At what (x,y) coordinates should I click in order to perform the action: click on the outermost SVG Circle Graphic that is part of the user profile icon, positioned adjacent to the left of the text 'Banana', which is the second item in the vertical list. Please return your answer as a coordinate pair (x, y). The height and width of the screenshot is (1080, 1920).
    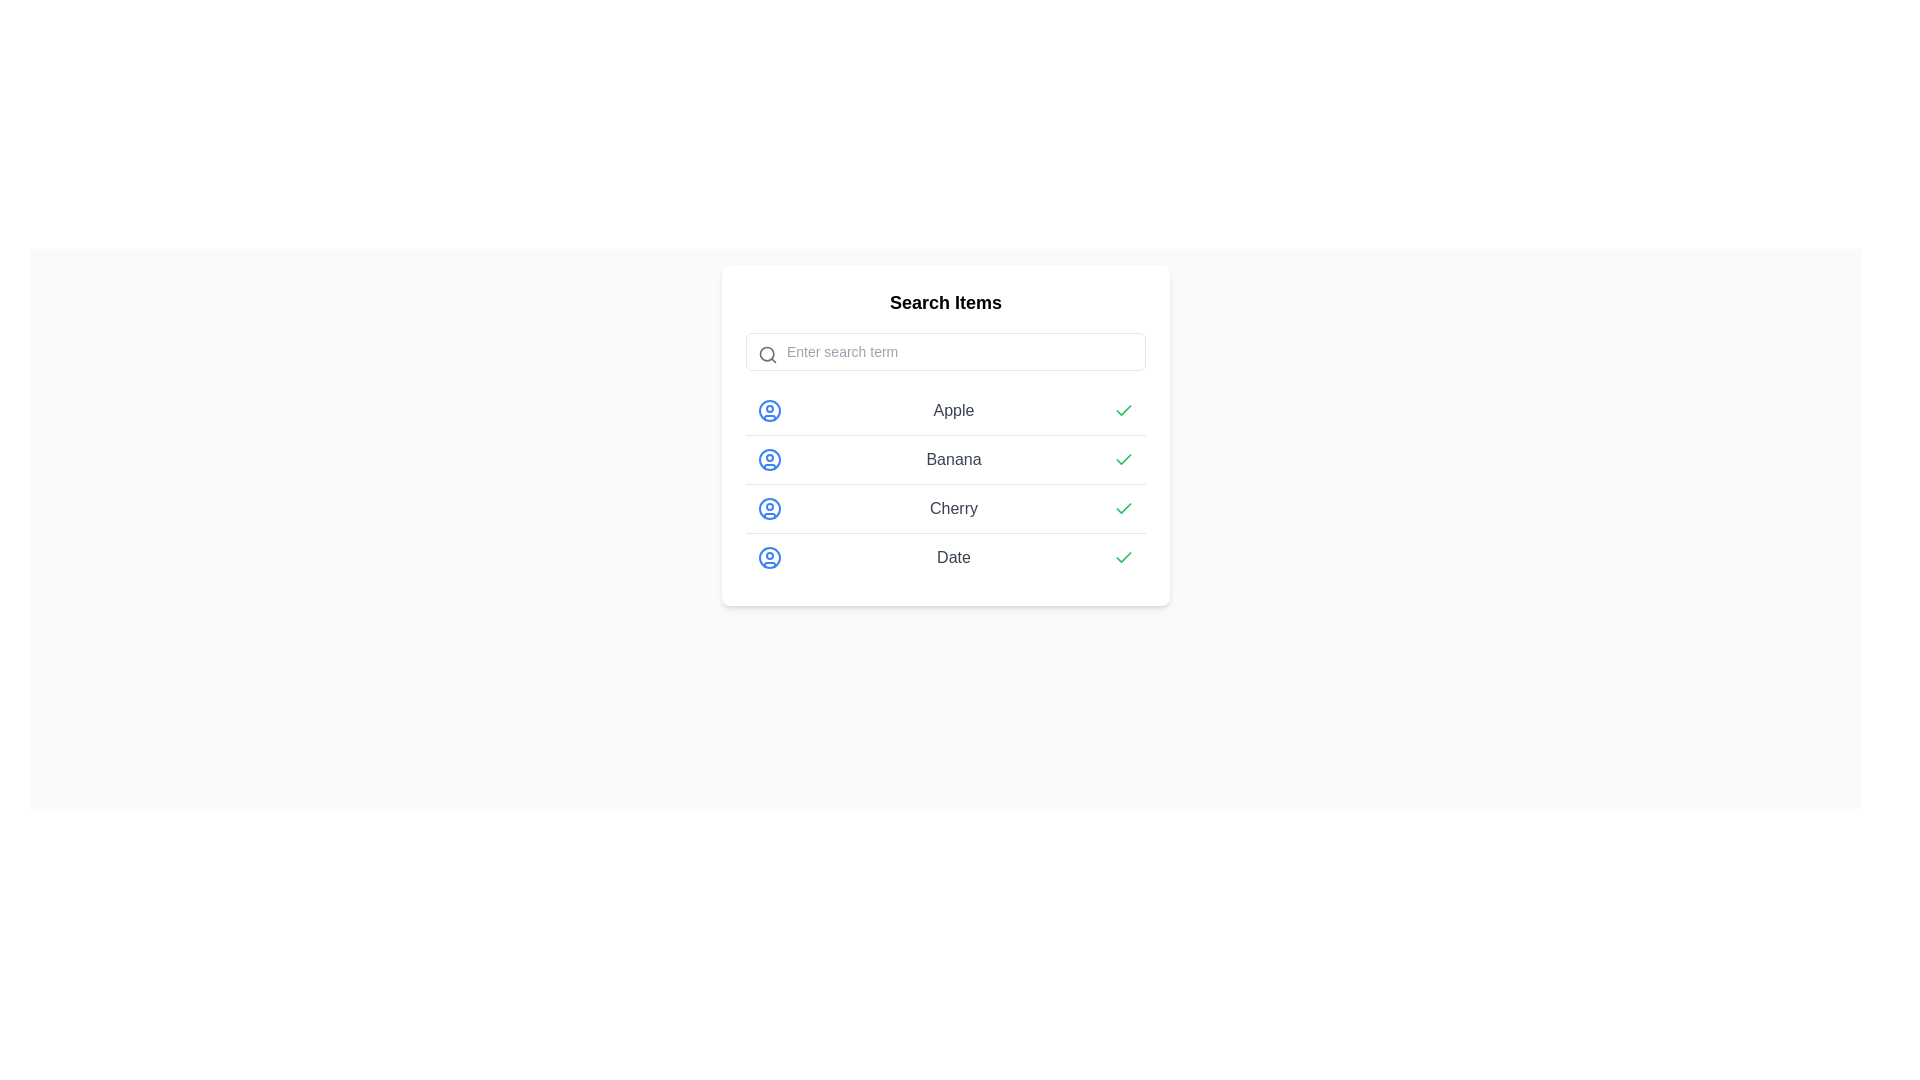
    Looking at the image, I should click on (768, 459).